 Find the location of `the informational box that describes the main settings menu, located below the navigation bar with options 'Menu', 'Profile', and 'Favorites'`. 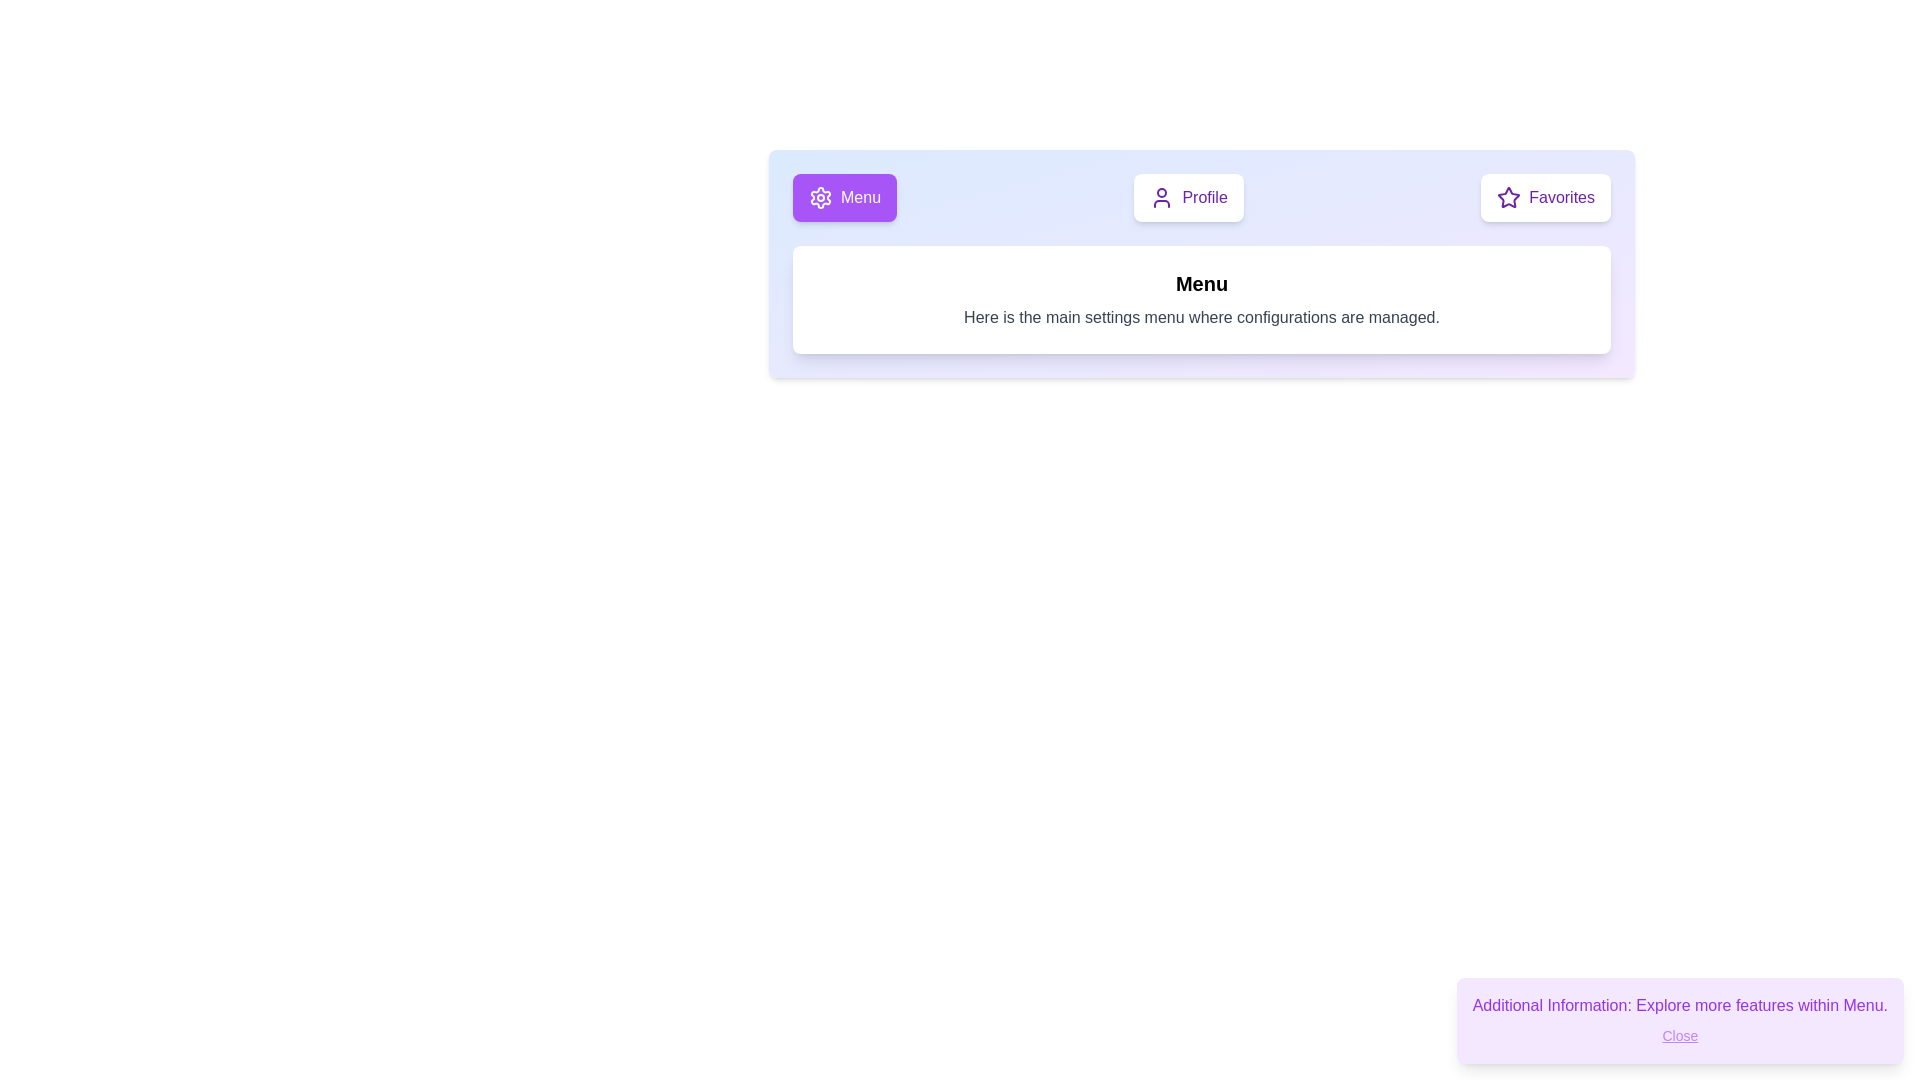

the informational box that describes the main settings menu, located below the navigation bar with options 'Menu', 'Profile', and 'Favorites' is located at coordinates (1200, 300).